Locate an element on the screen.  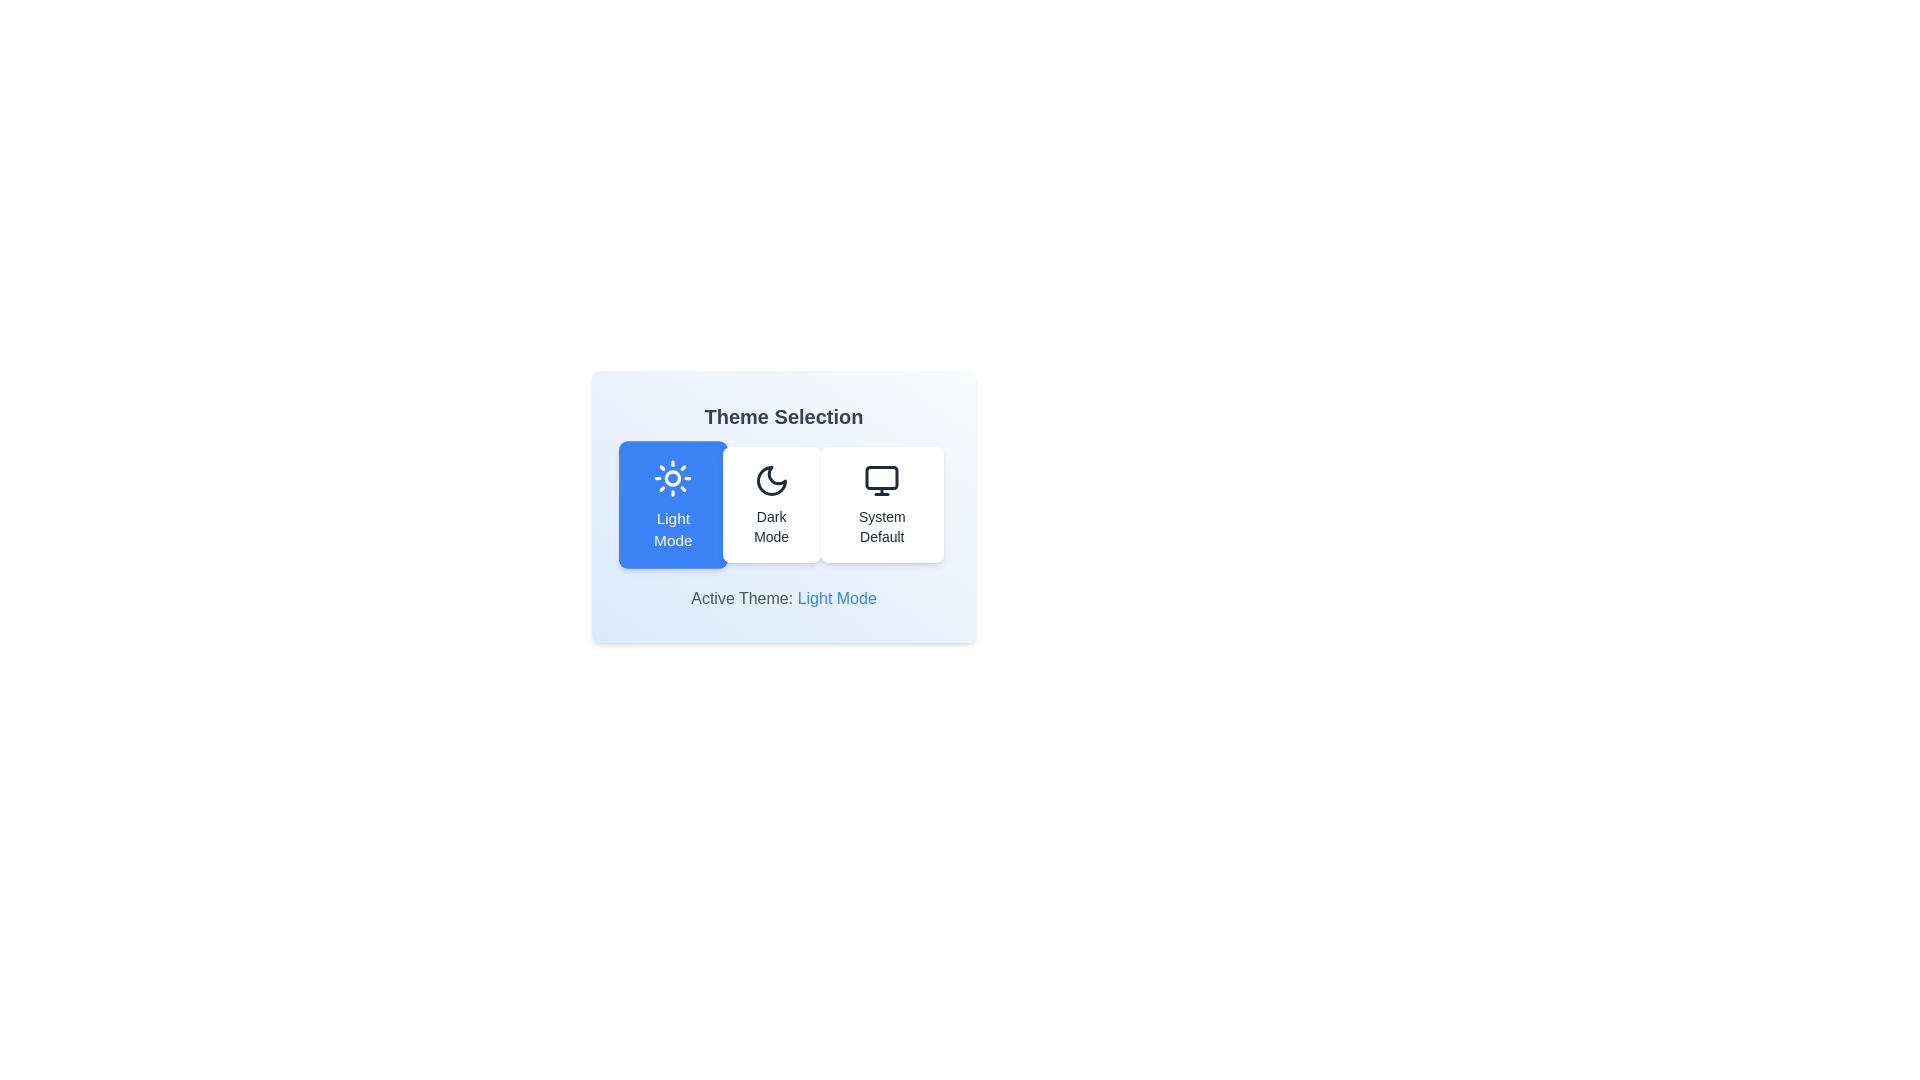
the Light Mode button to see its hover effect is located at coordinates (673, 504).